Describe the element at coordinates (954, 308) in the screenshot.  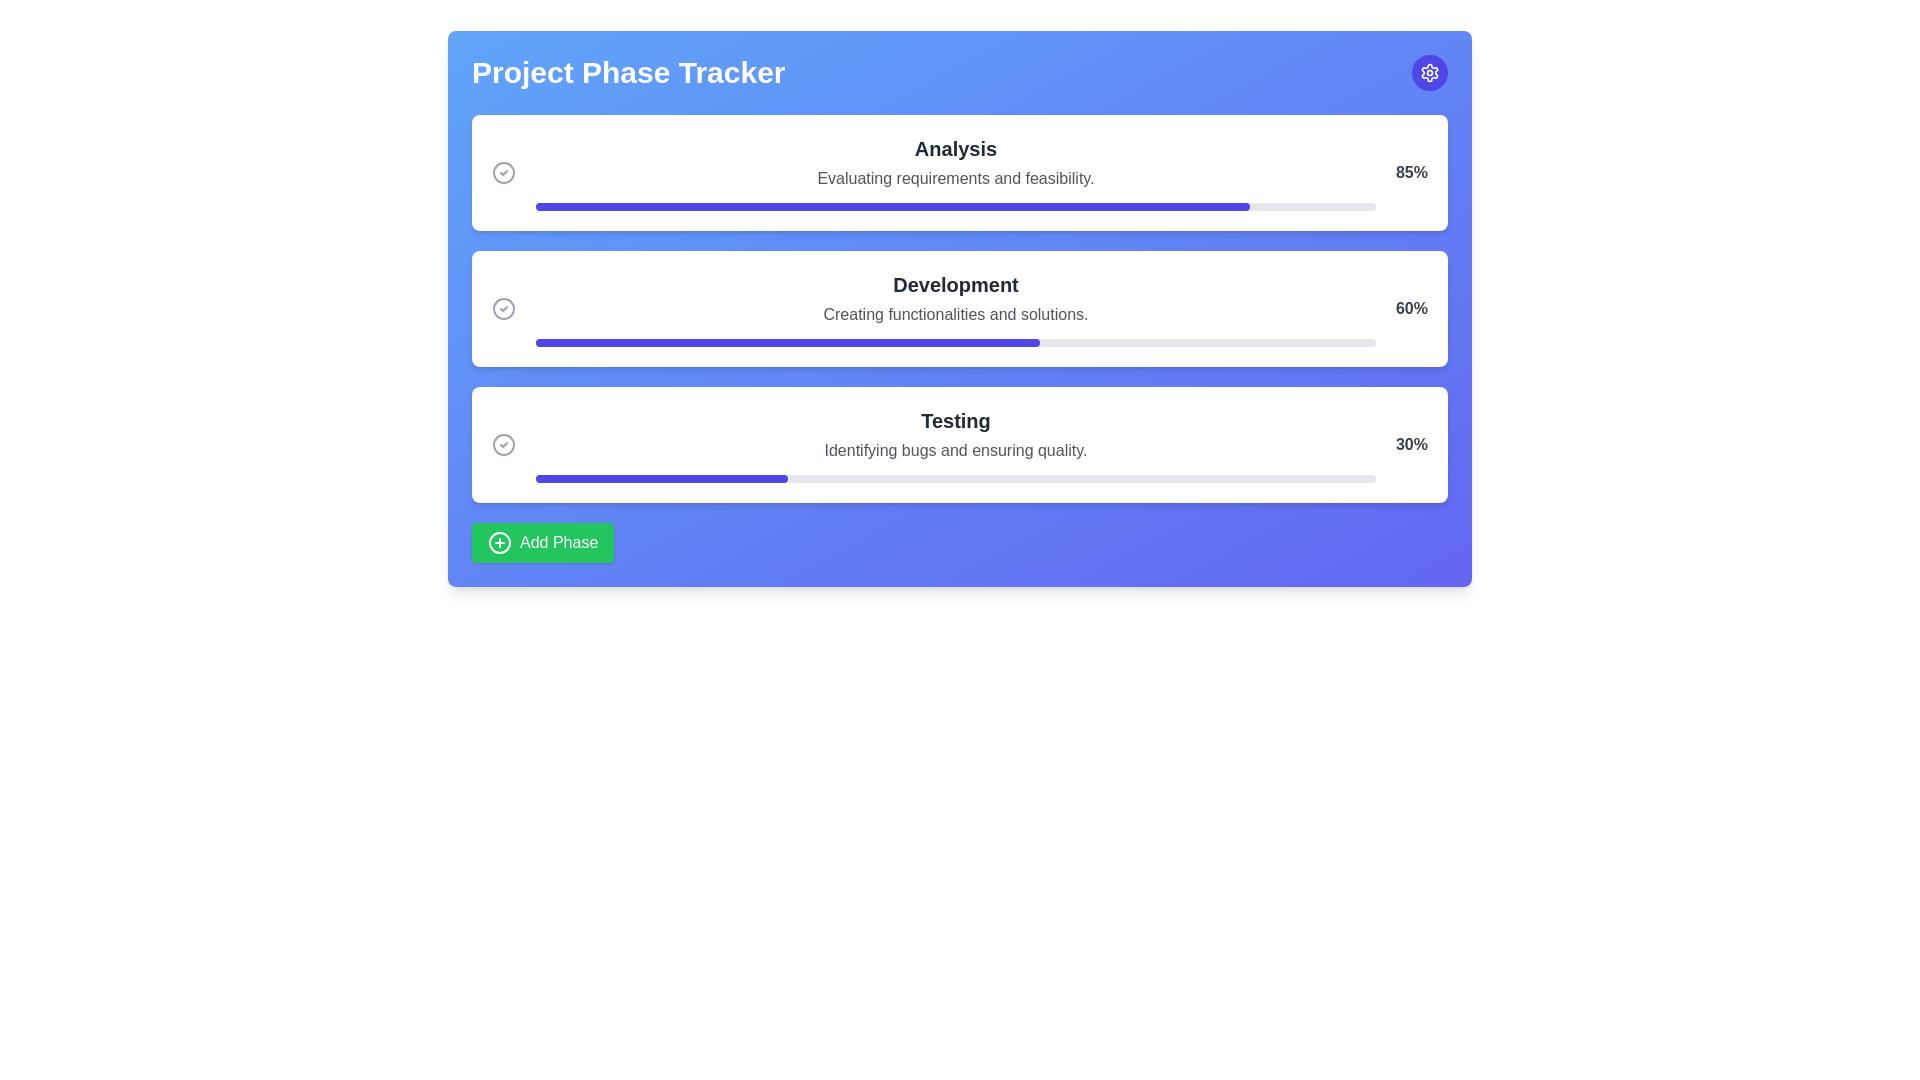
I see `the informational section titled 'Development' with a subtitle describing 'Creating functionalities and solutions.' which is the second item in a vertical list of sections inside a blue-background card` at that location.